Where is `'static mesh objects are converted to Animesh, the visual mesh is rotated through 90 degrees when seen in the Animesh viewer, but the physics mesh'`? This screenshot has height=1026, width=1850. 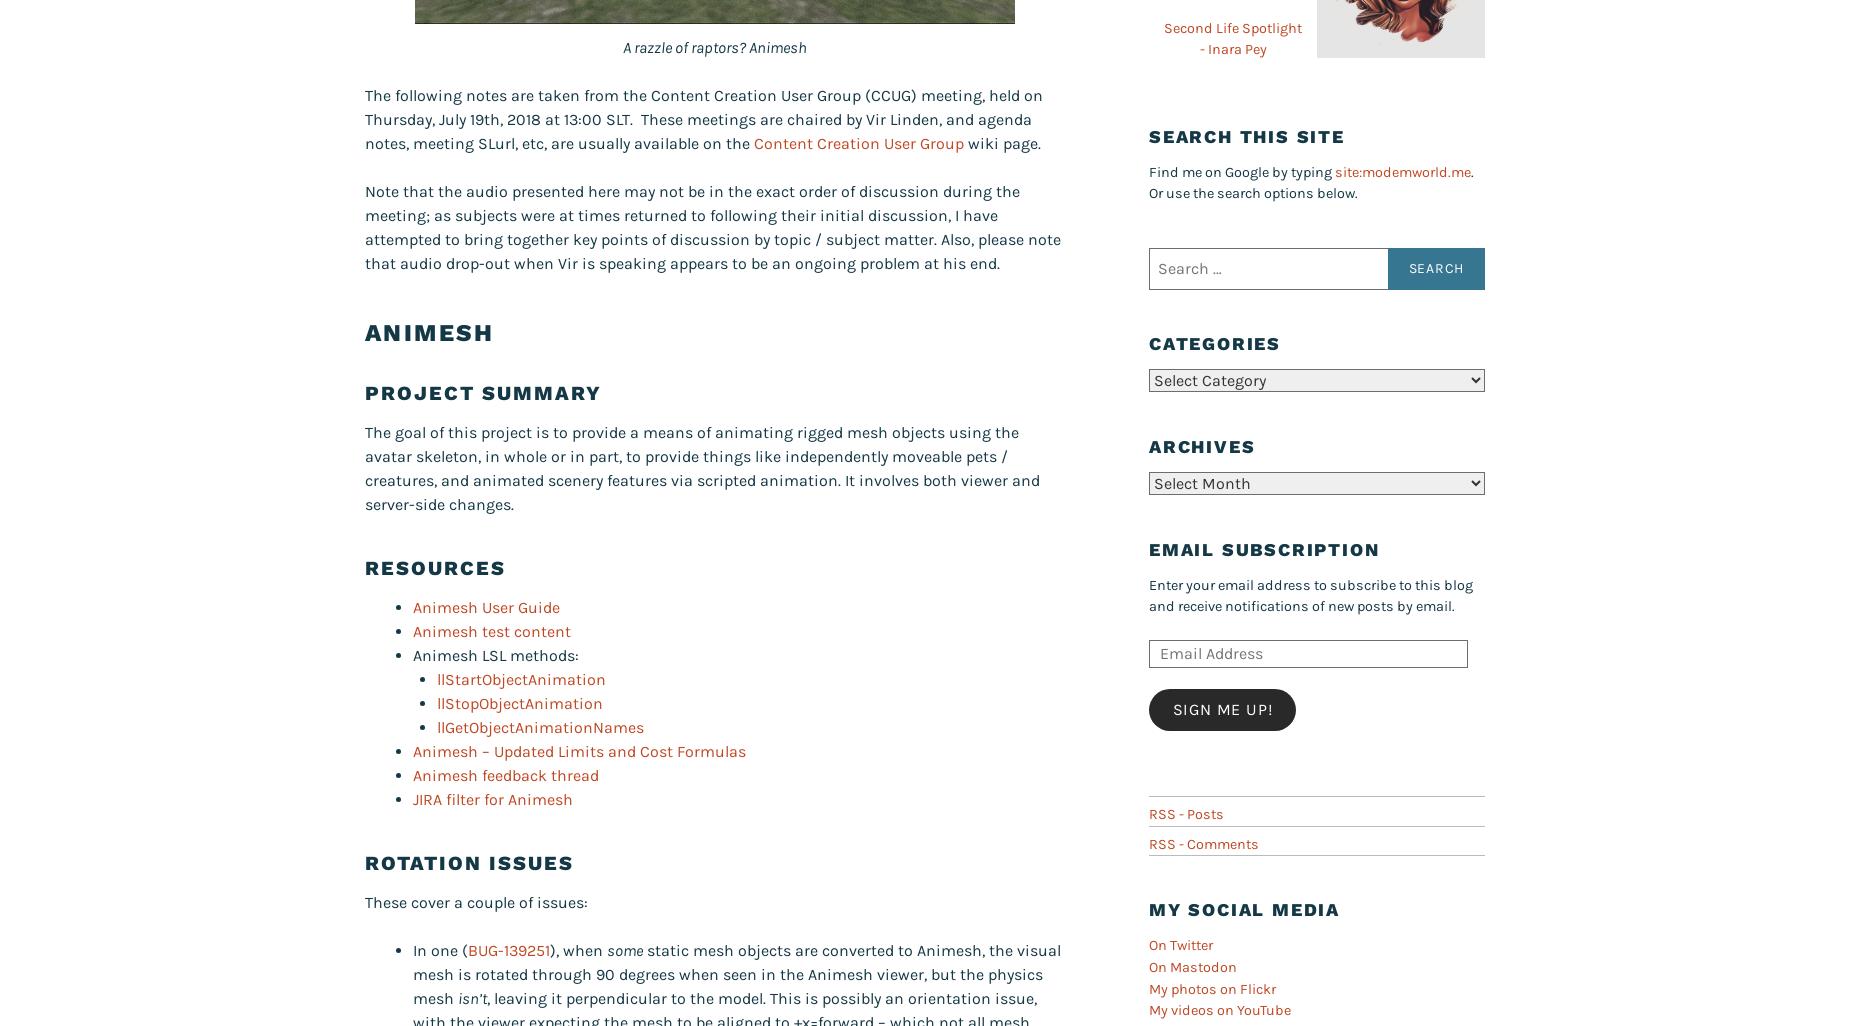 'static mesh objects are converted to Animesh, the visual mesh is rotated through 90 degrees when seen in the Animesh viewer, but the physics mesh' is located at coordinates (737, 974).